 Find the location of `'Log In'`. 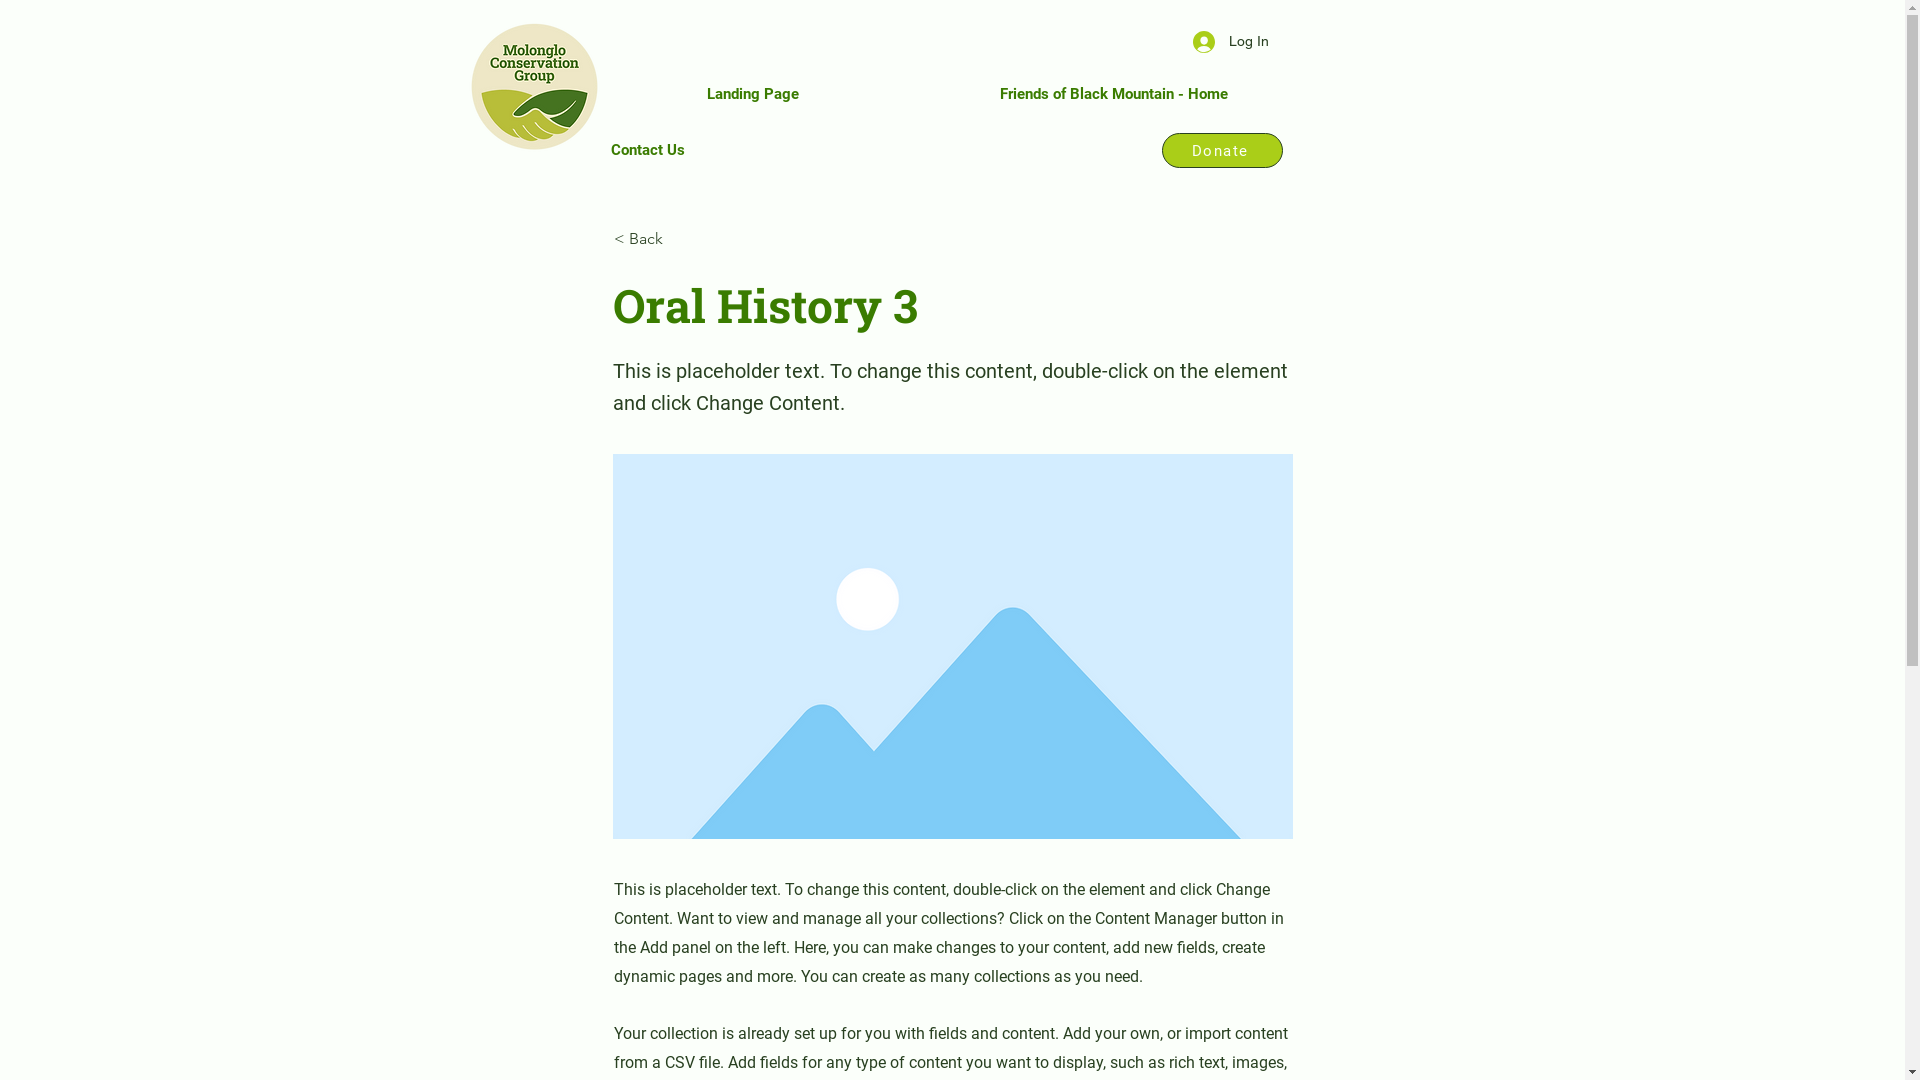

'Log In' is located at coordinates (1228, 41).